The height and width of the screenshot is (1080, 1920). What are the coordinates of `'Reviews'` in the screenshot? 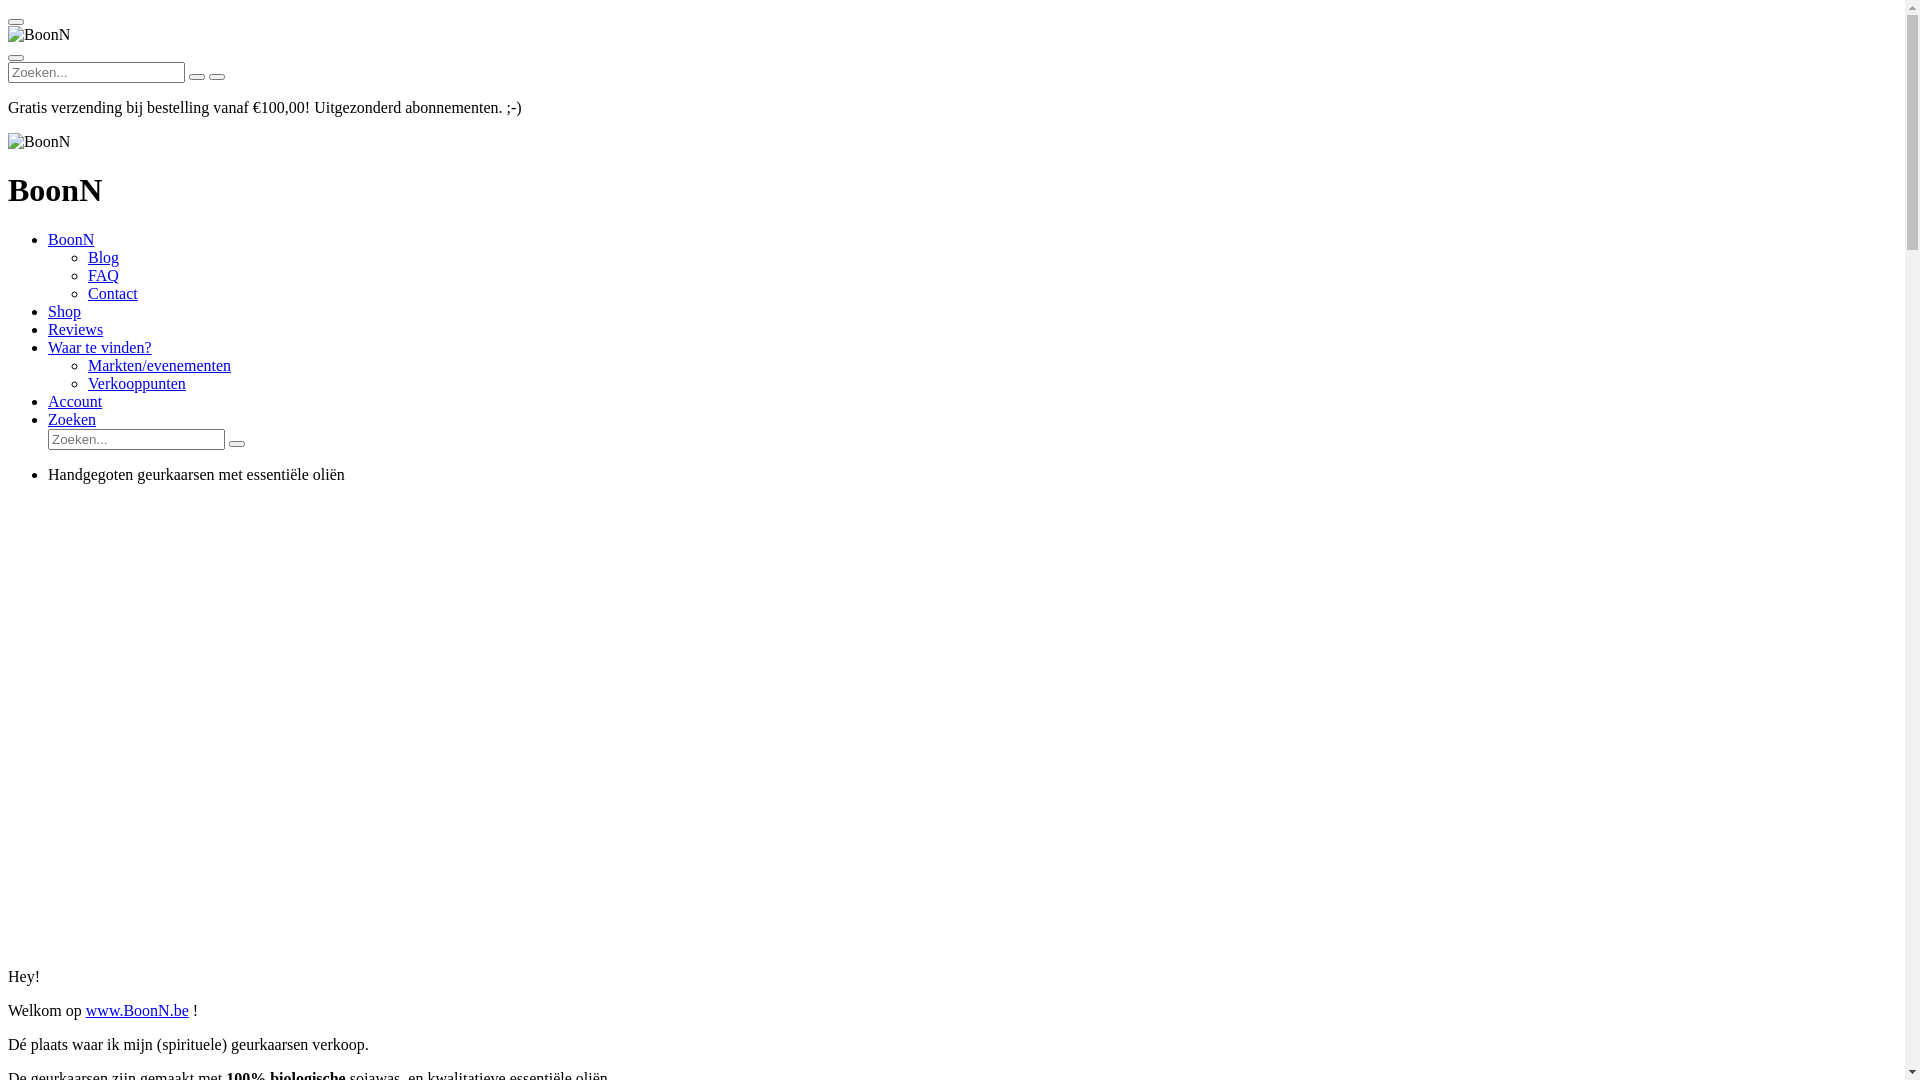 It's located at (75, 328).